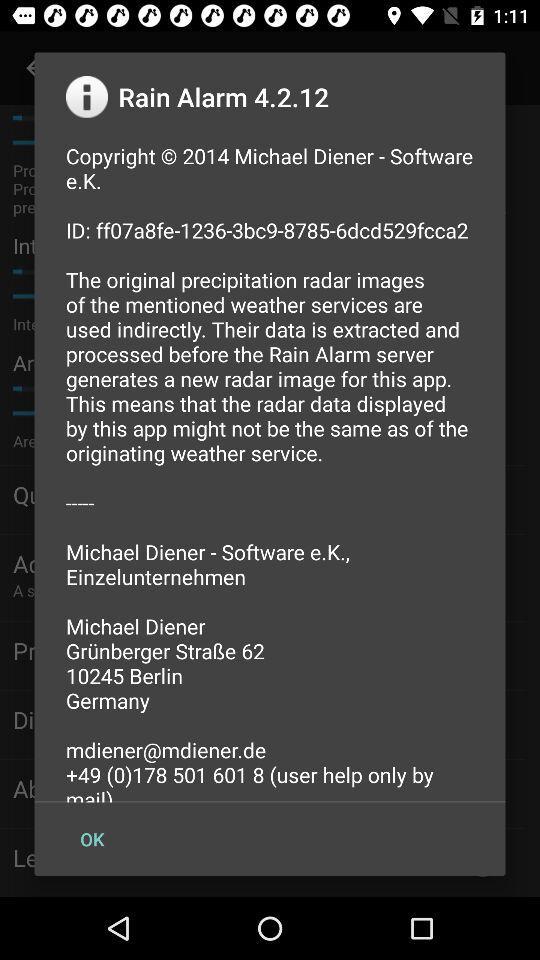 Image resolution: width=540 pixels, height=960 pixels. I want to click on ok at the bottom left corner, so click(91, 839).